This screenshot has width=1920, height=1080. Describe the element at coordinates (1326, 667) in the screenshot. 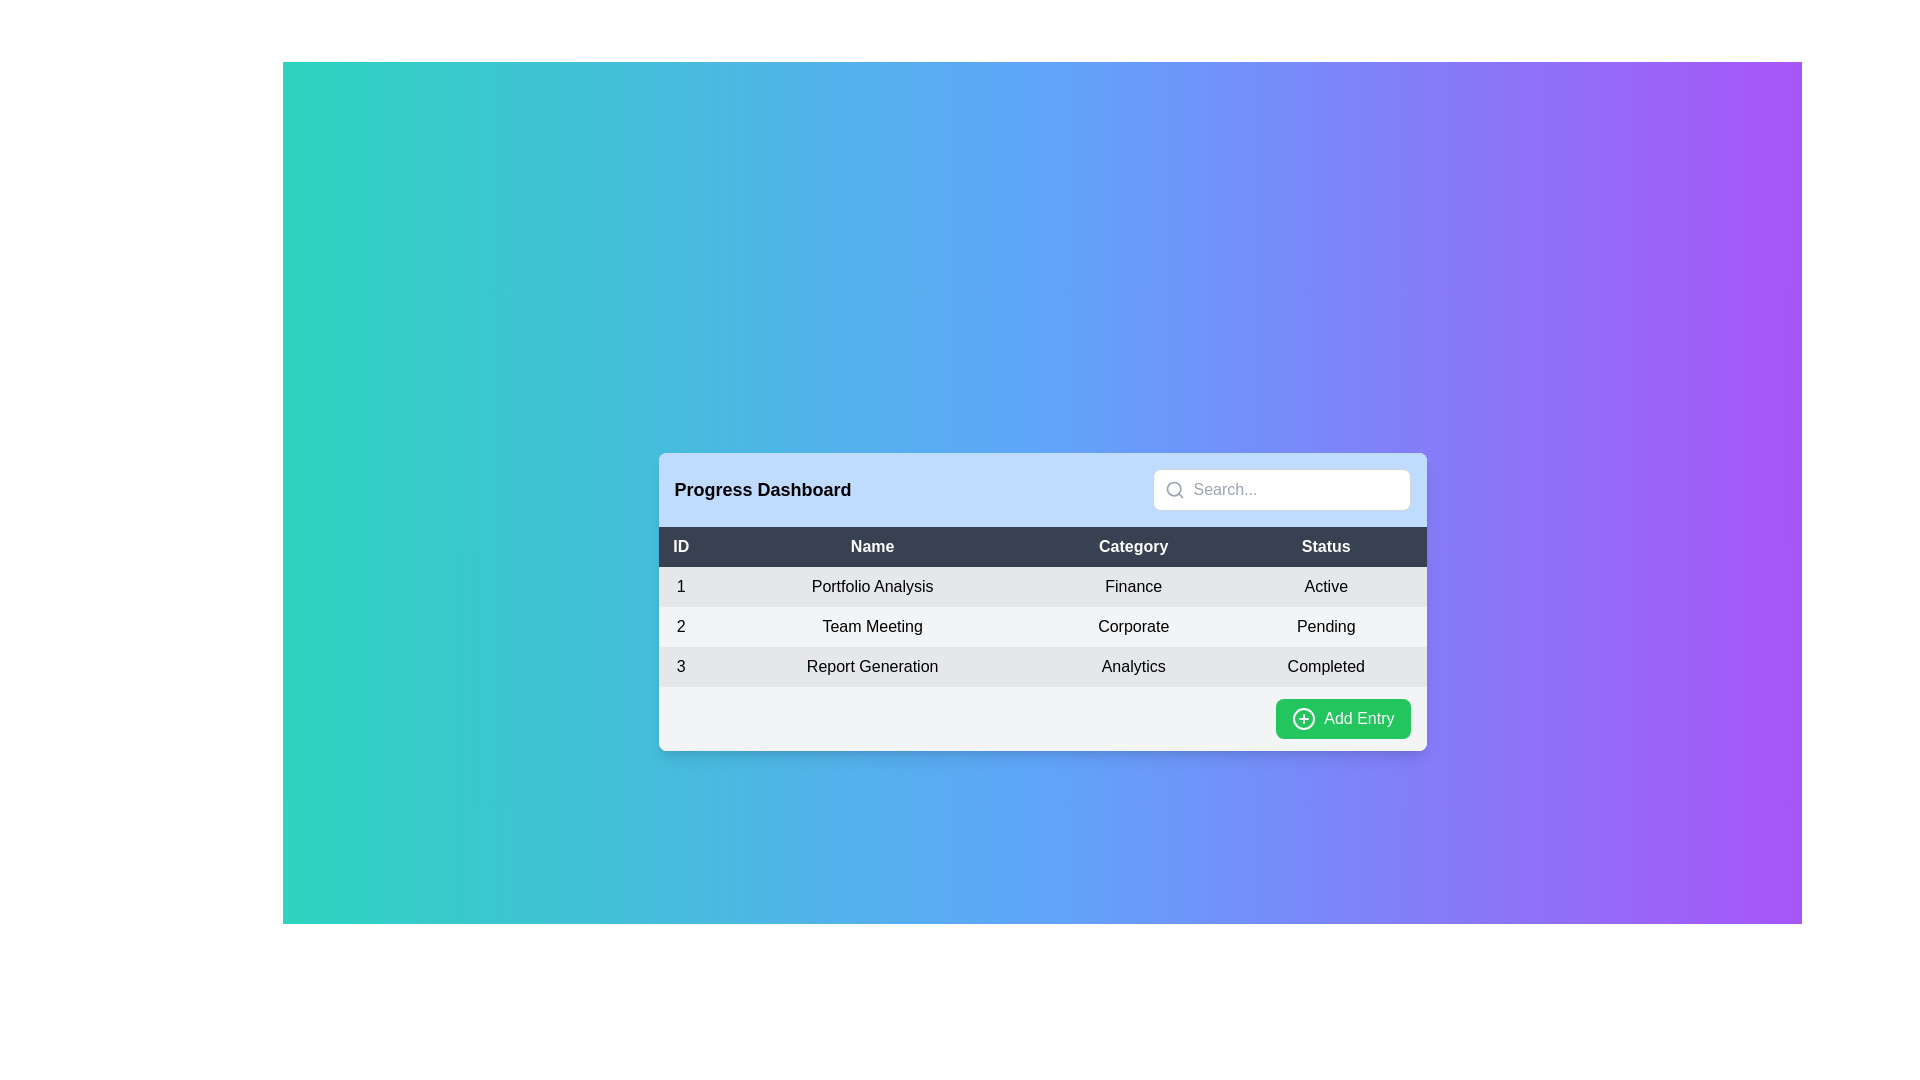

I see `the static text label reading 'Completed' in the 'Status' column of the row for 'Report Generation'` at that location.